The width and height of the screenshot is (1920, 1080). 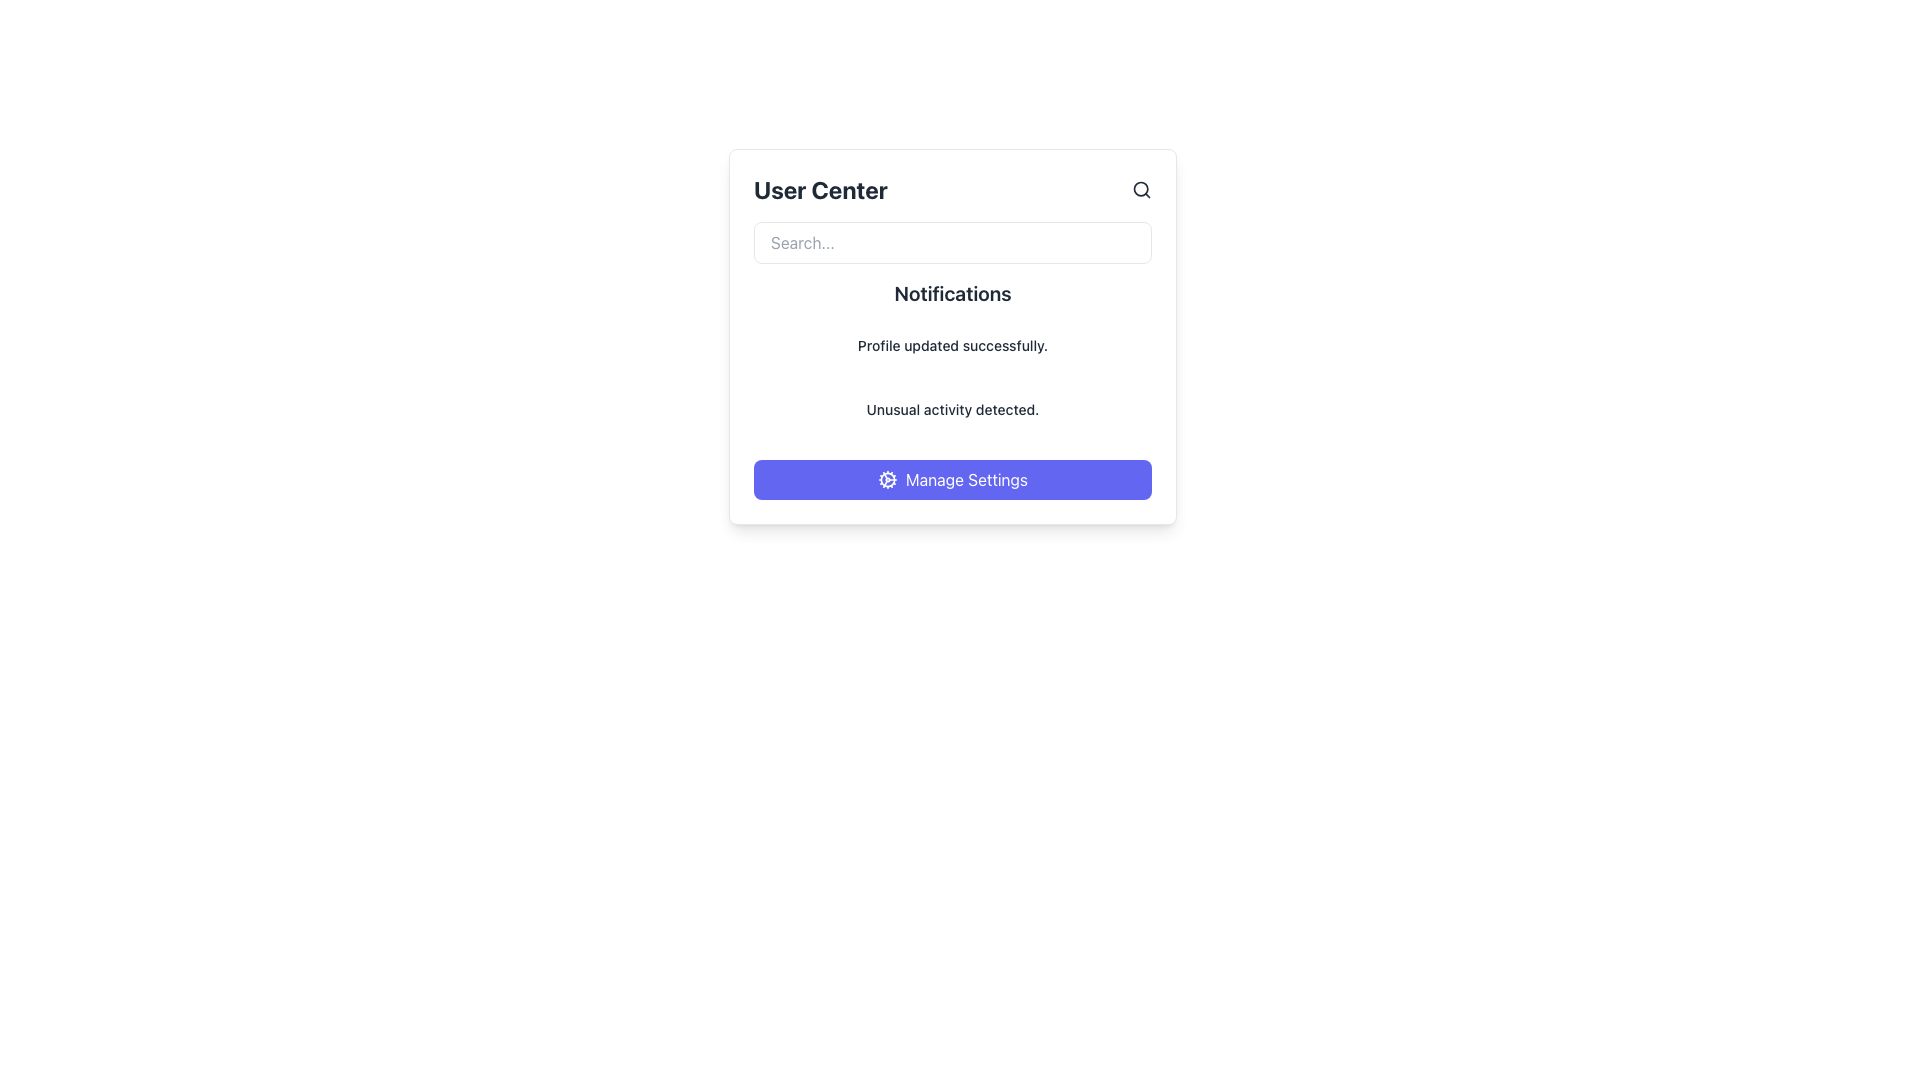 What do you see at coordinates (952, 345) in the screenshot?
I see `the static informational message indicating 'Profile updated successfully.' which is the first notification in the group inside the notification card` at bounding box center [952, 345].